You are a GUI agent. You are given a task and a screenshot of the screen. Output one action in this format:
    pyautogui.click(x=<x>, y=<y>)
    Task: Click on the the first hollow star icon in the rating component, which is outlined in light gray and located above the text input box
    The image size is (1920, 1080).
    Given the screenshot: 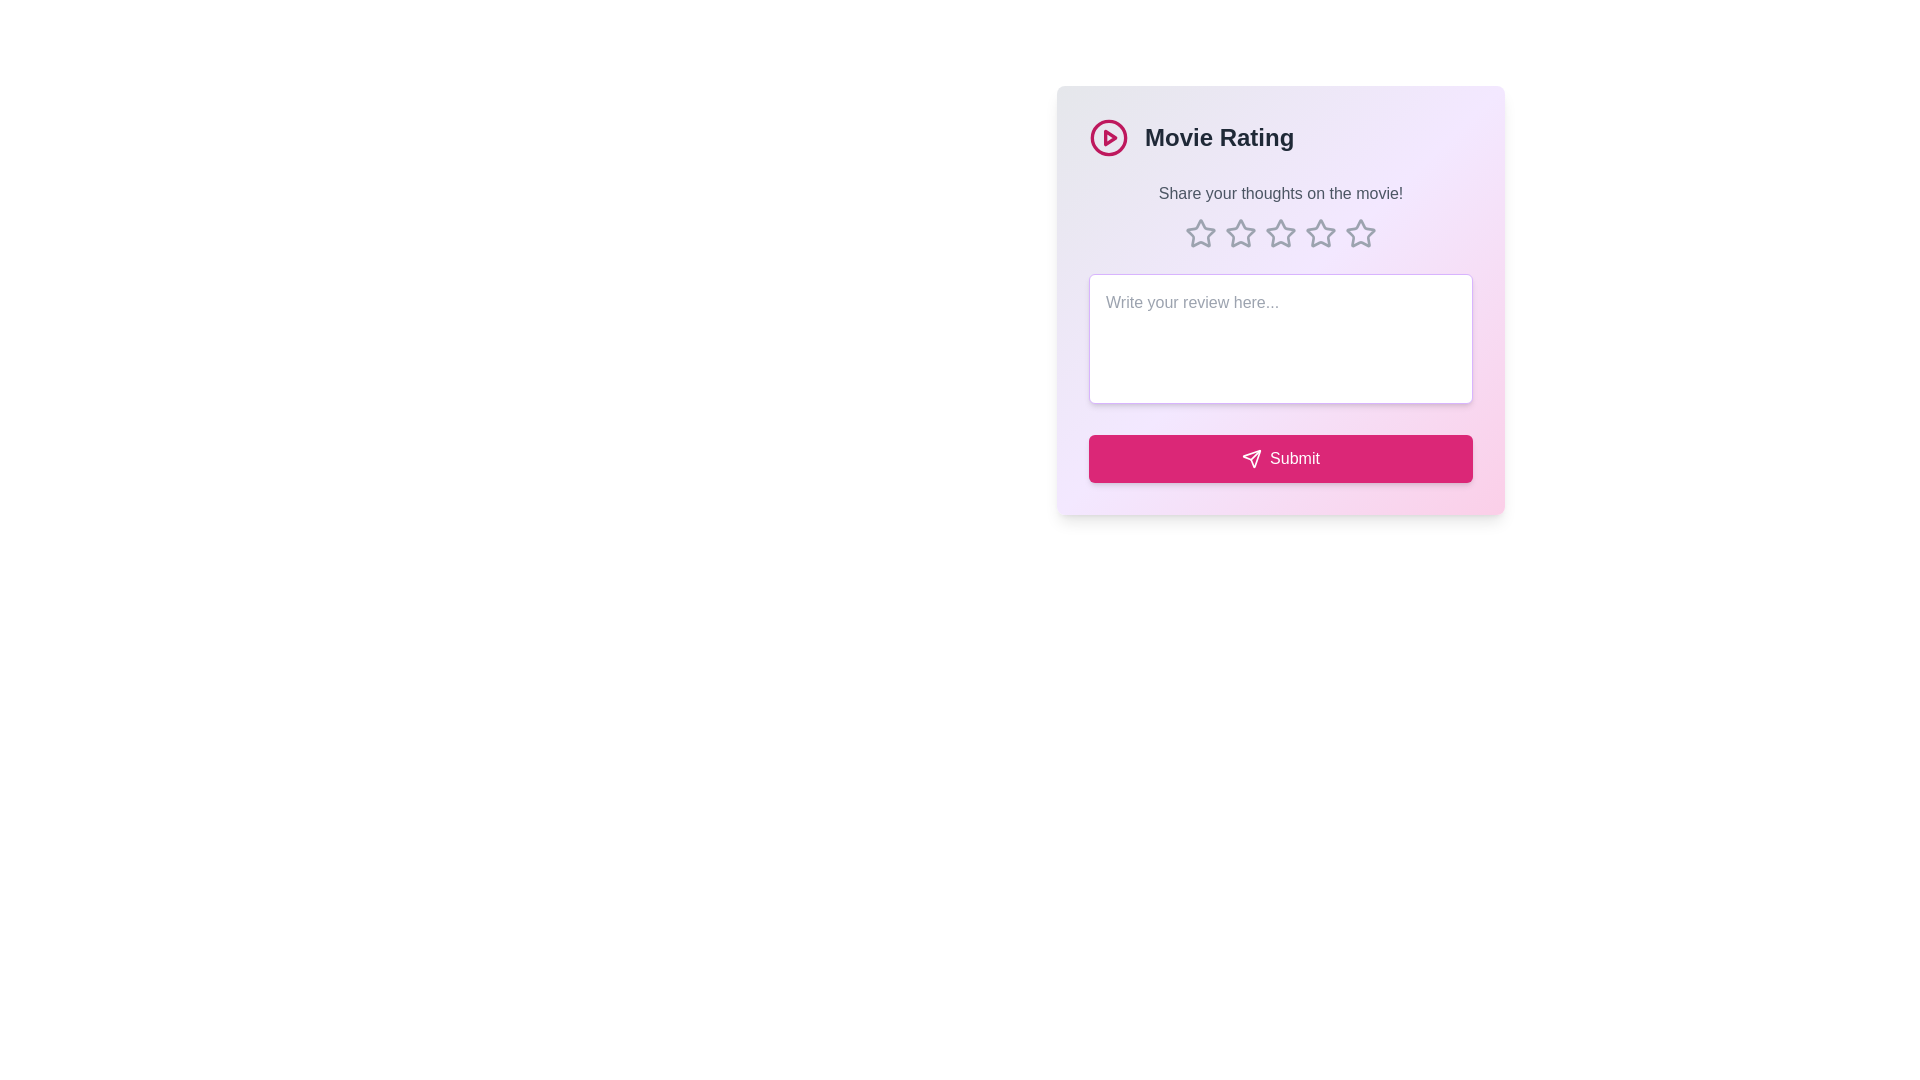 What is the action you would take?
    pyautogui.click(x=1200, y=231)
    